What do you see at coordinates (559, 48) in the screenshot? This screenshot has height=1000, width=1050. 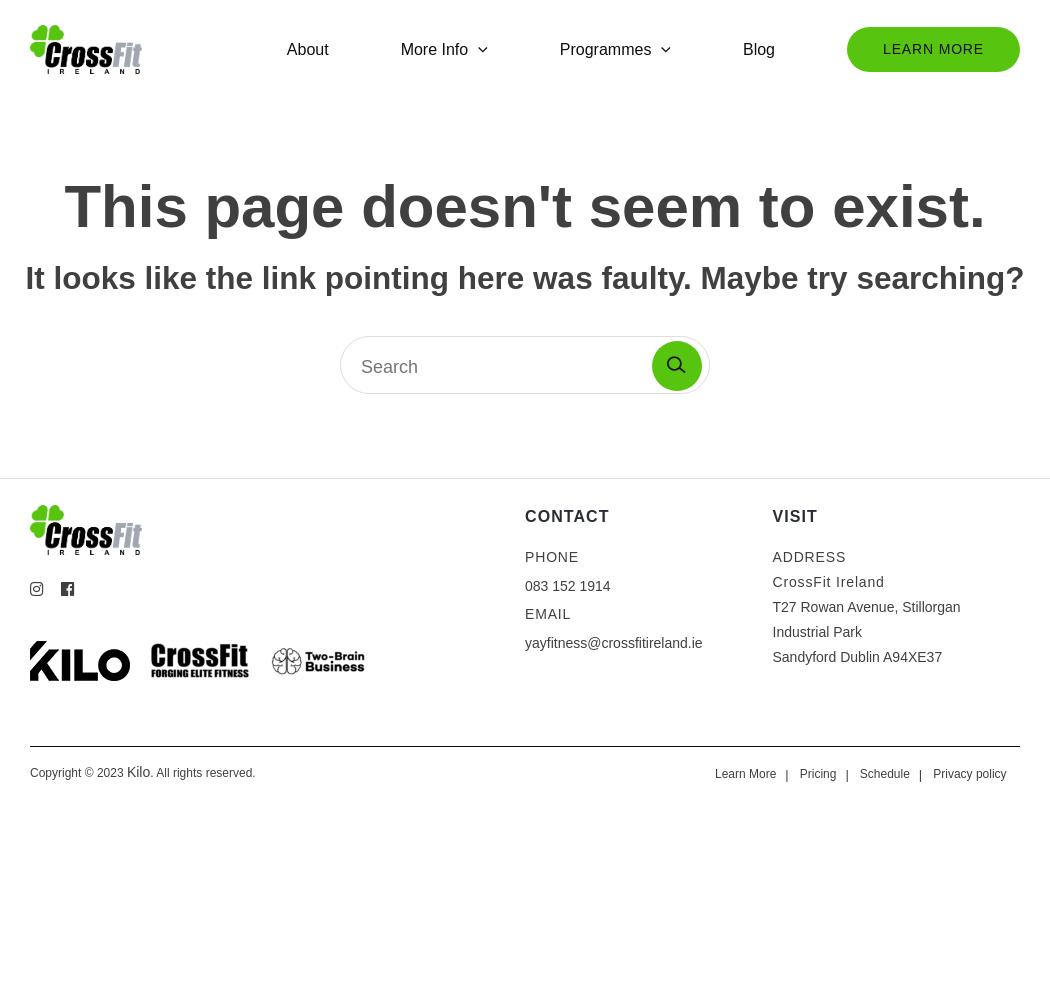 I see `'Programmes'` at bounding box center [559, 48].